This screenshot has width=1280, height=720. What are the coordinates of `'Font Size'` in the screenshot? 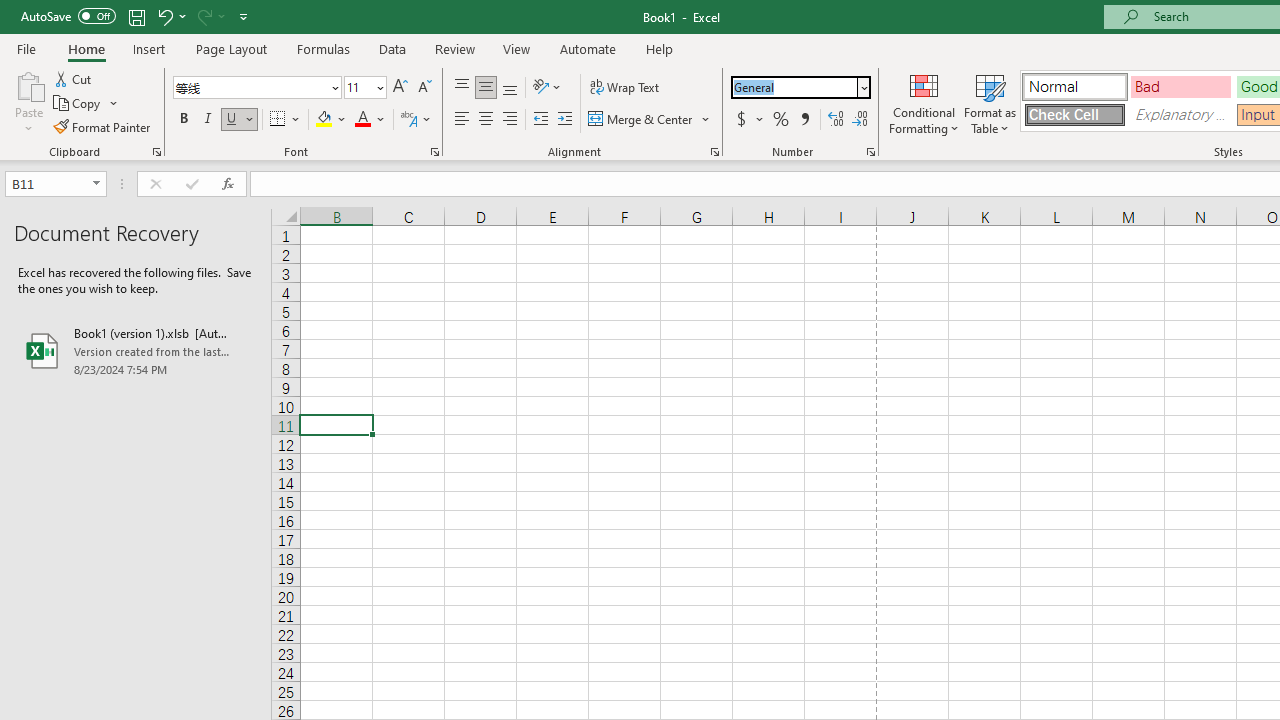 It's located at (365, 86).